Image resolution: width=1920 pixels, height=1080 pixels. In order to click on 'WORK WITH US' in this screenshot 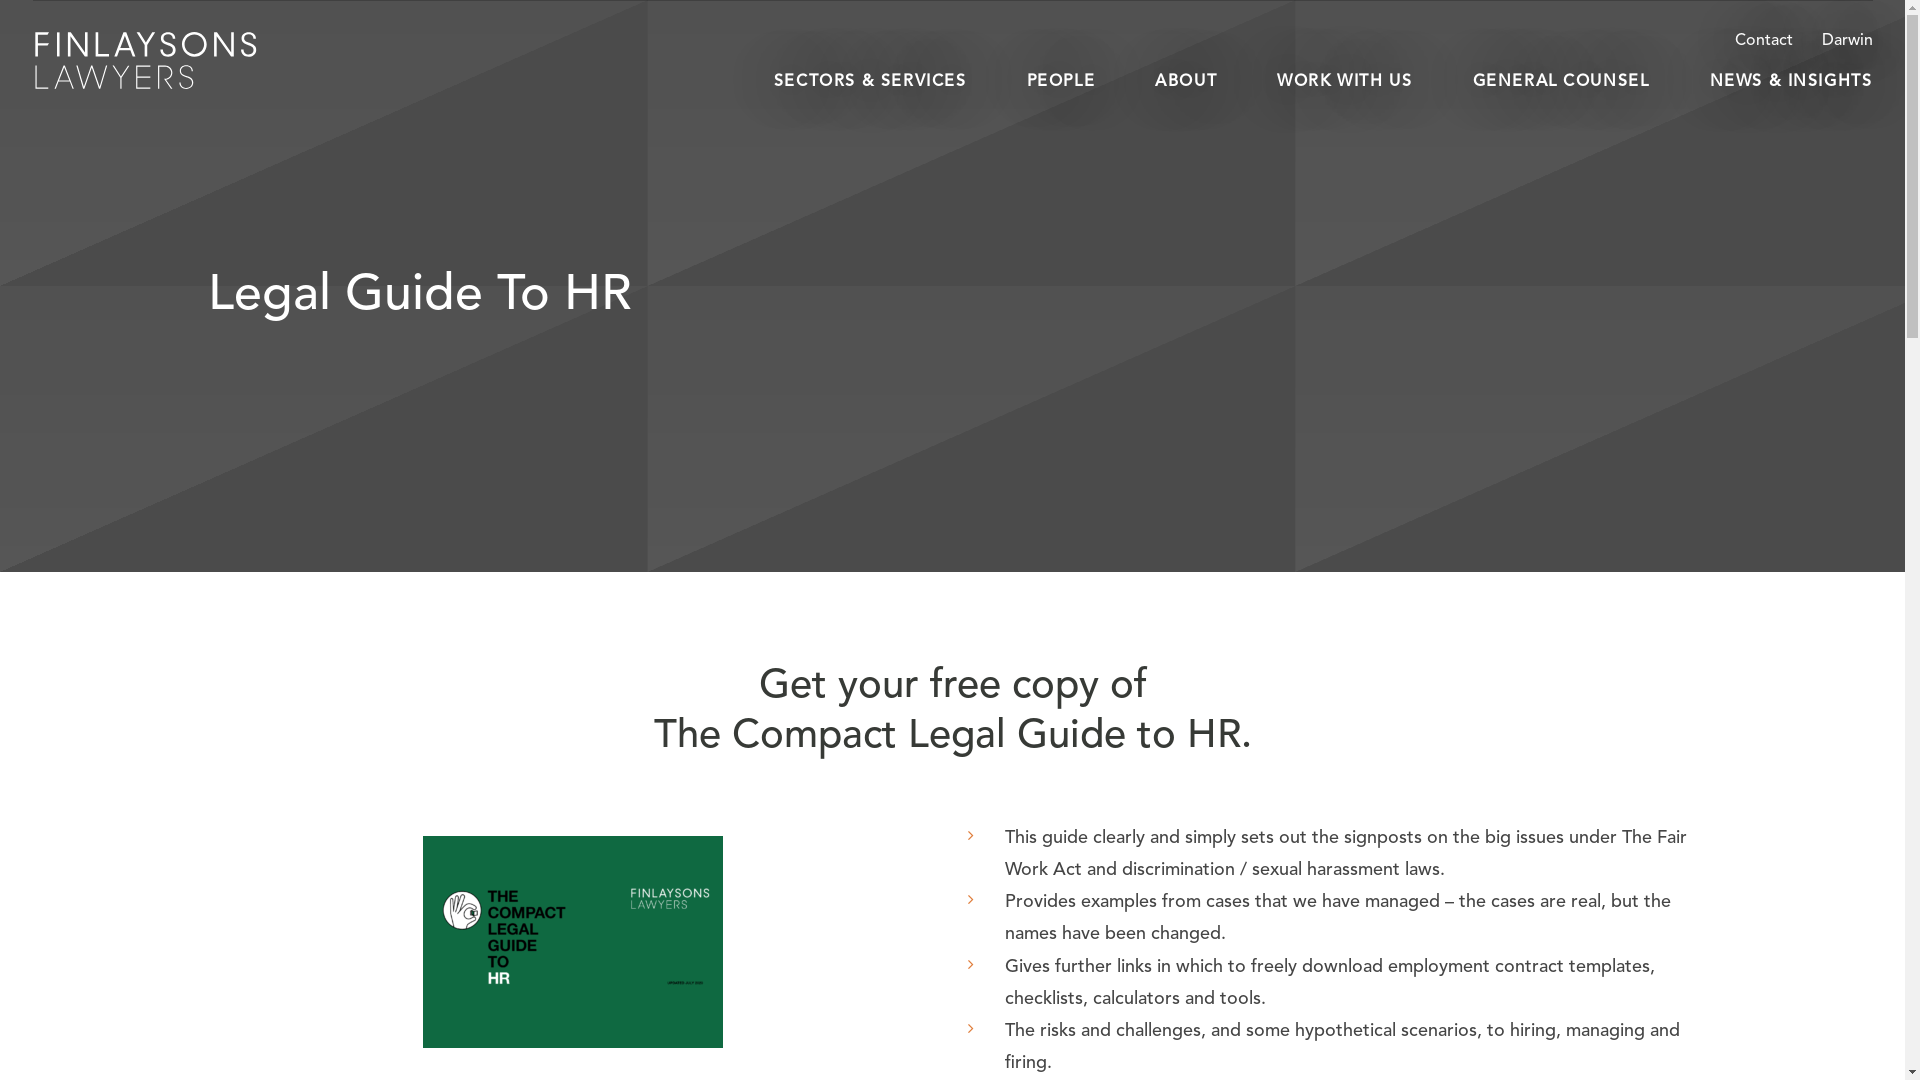, I will do `click(1344, 80)`.